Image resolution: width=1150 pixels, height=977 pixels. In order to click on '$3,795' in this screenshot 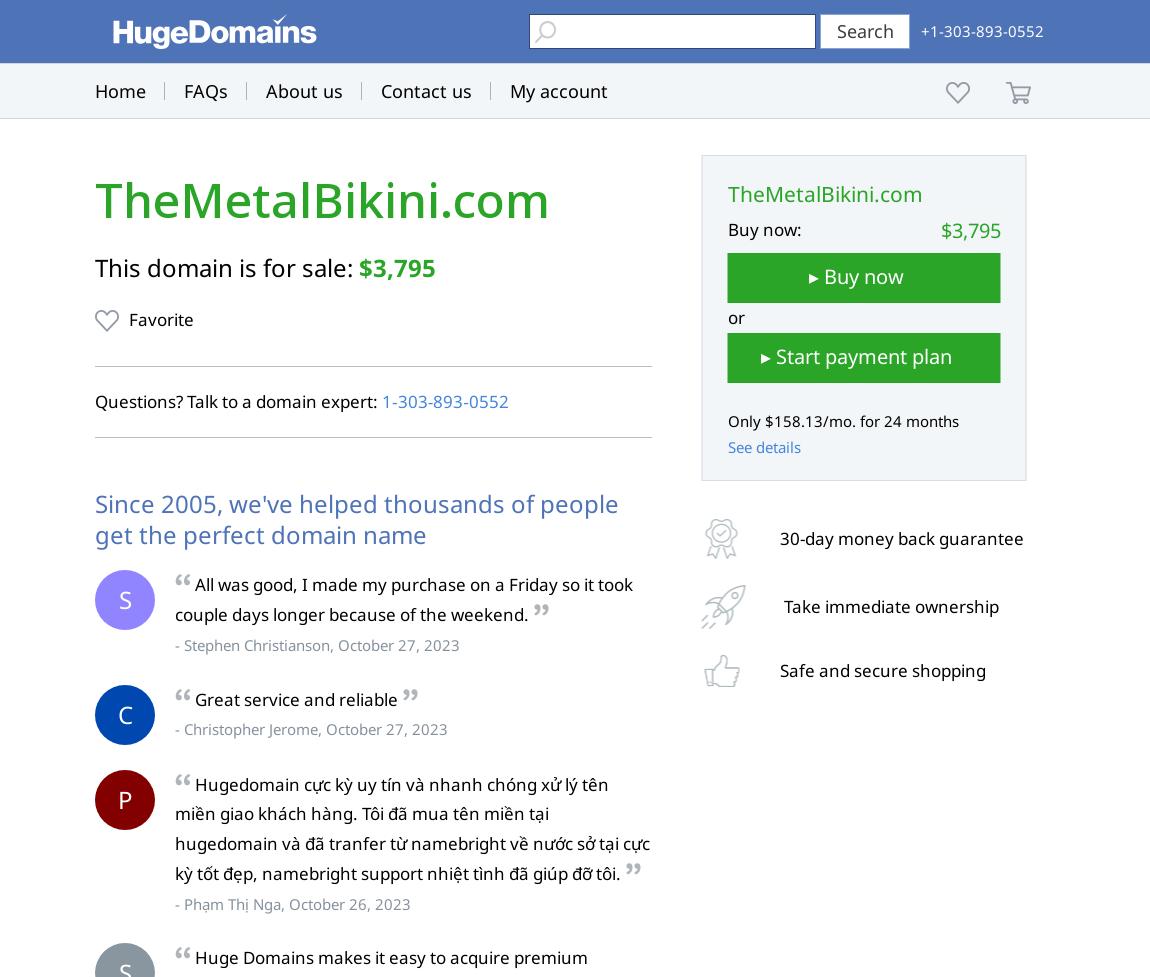, I will do `click(397, 266)`.